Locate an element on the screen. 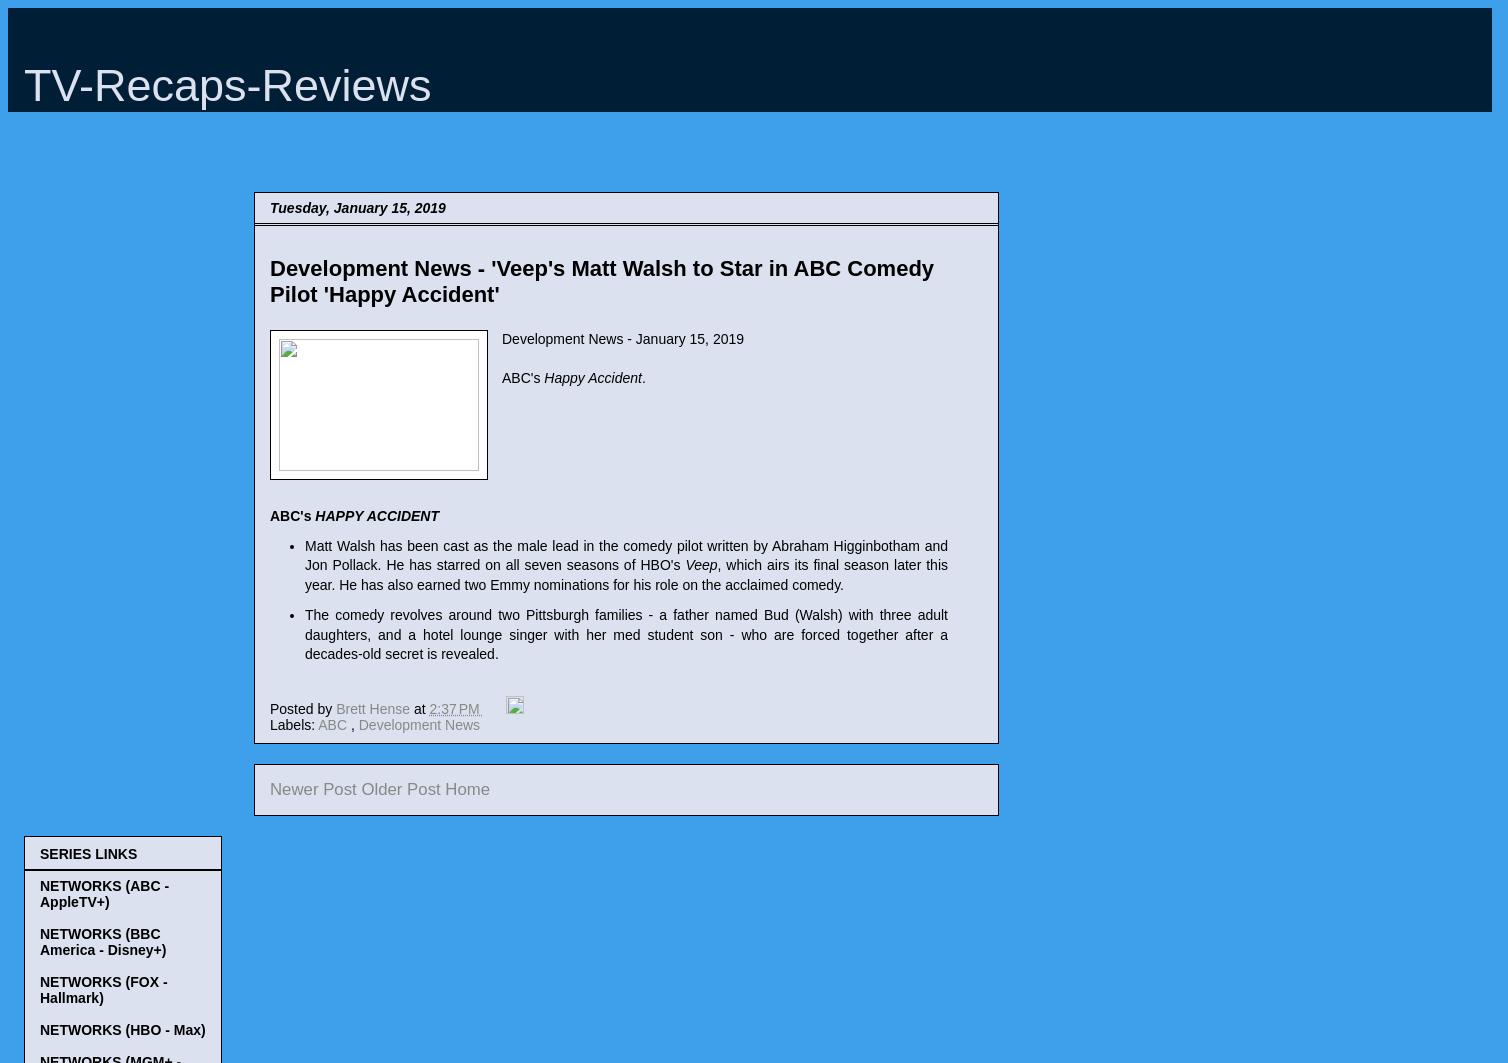 This screenshot has width=1508, height=1063. 'Labels:' is located at coordinates (293, 723).